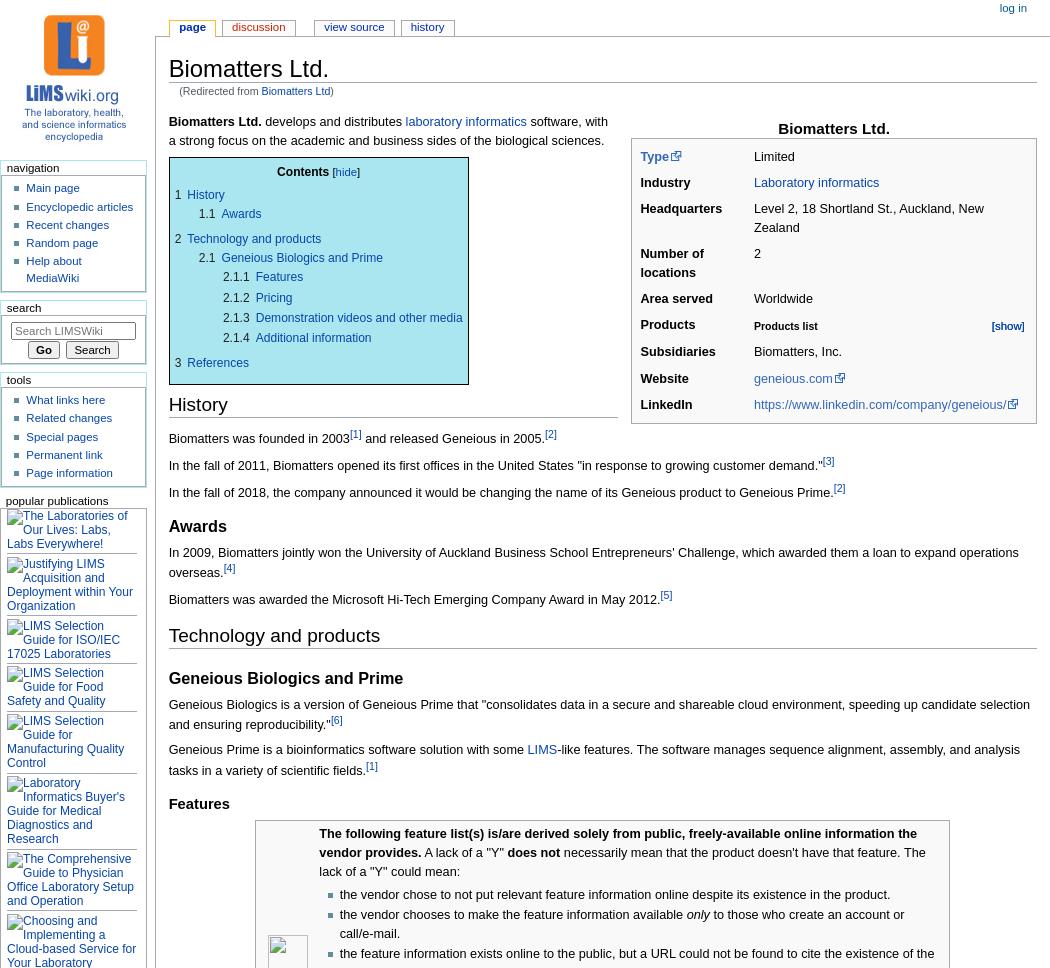 Image resolution: width=1050 pixels, height=968 pixels. What do you see at coordinates (773, 155) in the screenshot?
I see `'Limited'` at bounding box center [773, 155].